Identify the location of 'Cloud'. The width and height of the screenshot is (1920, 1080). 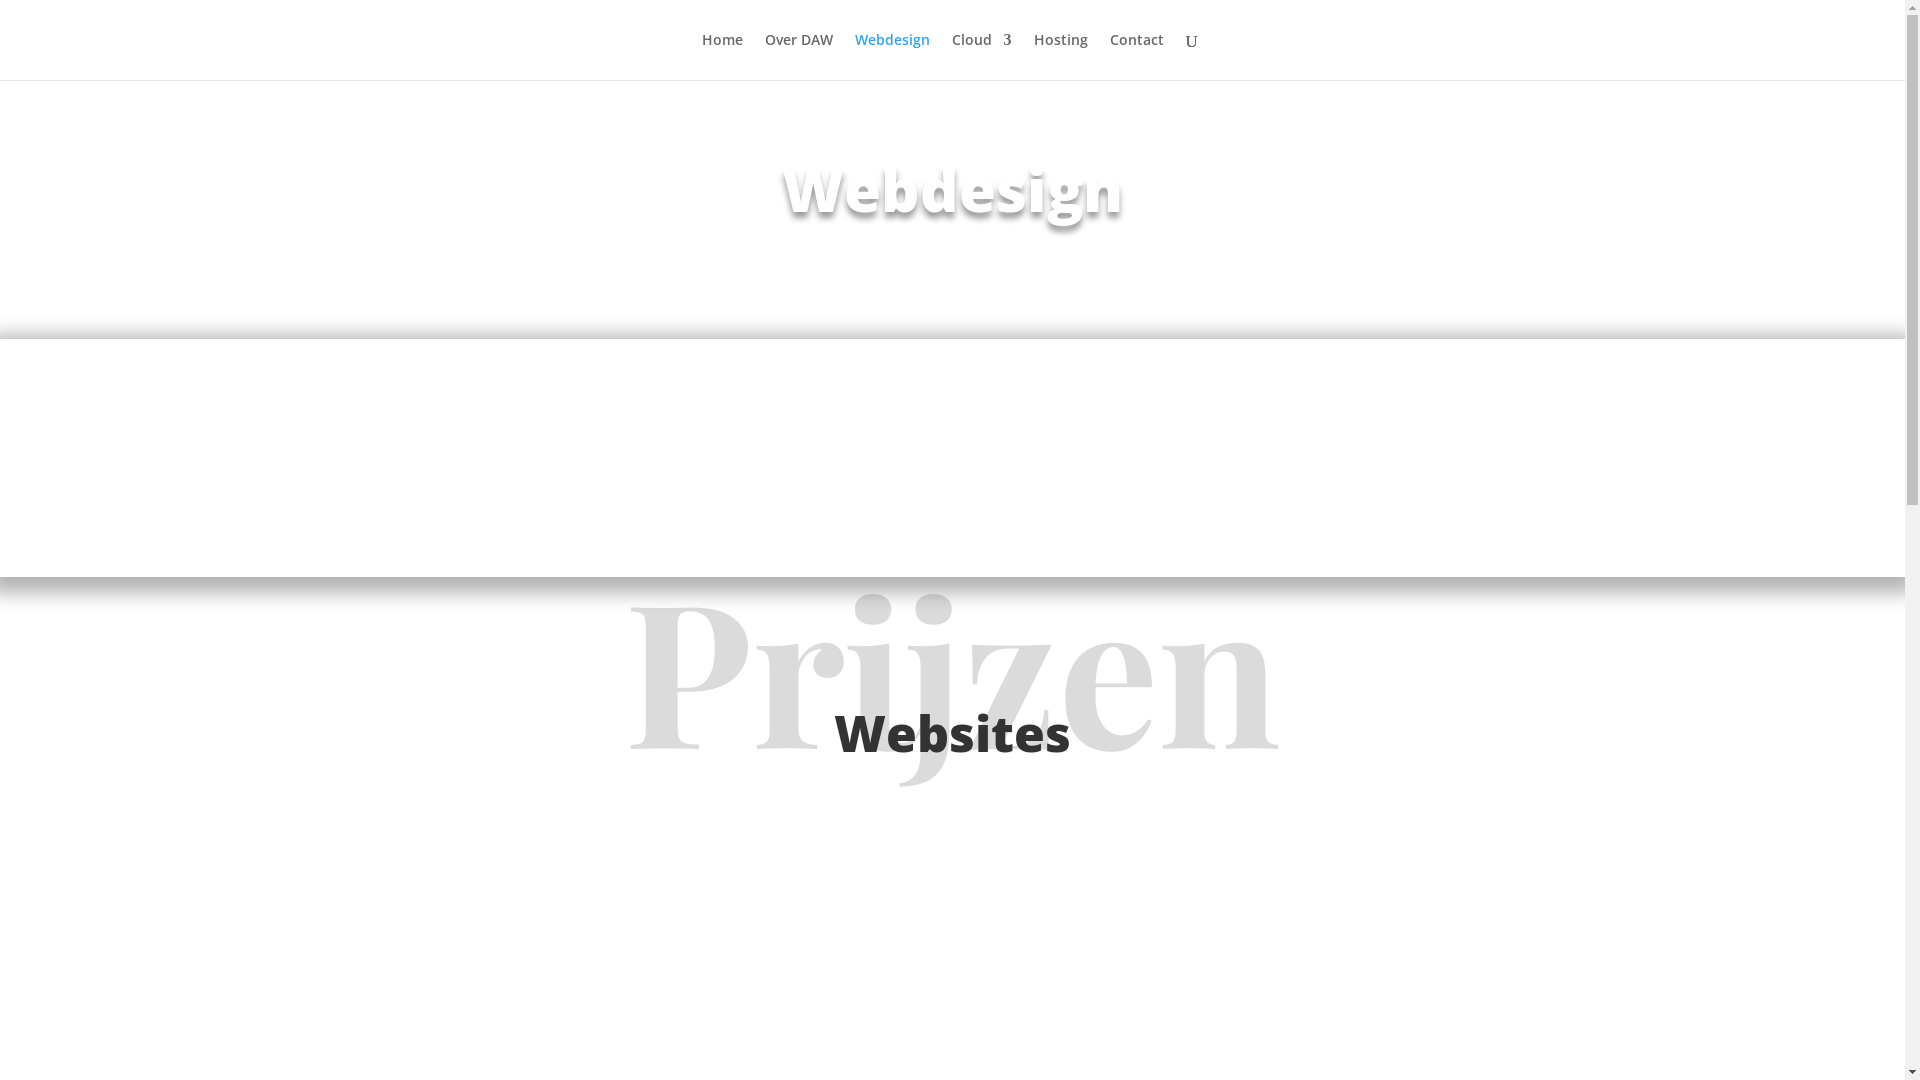
(950, 55).